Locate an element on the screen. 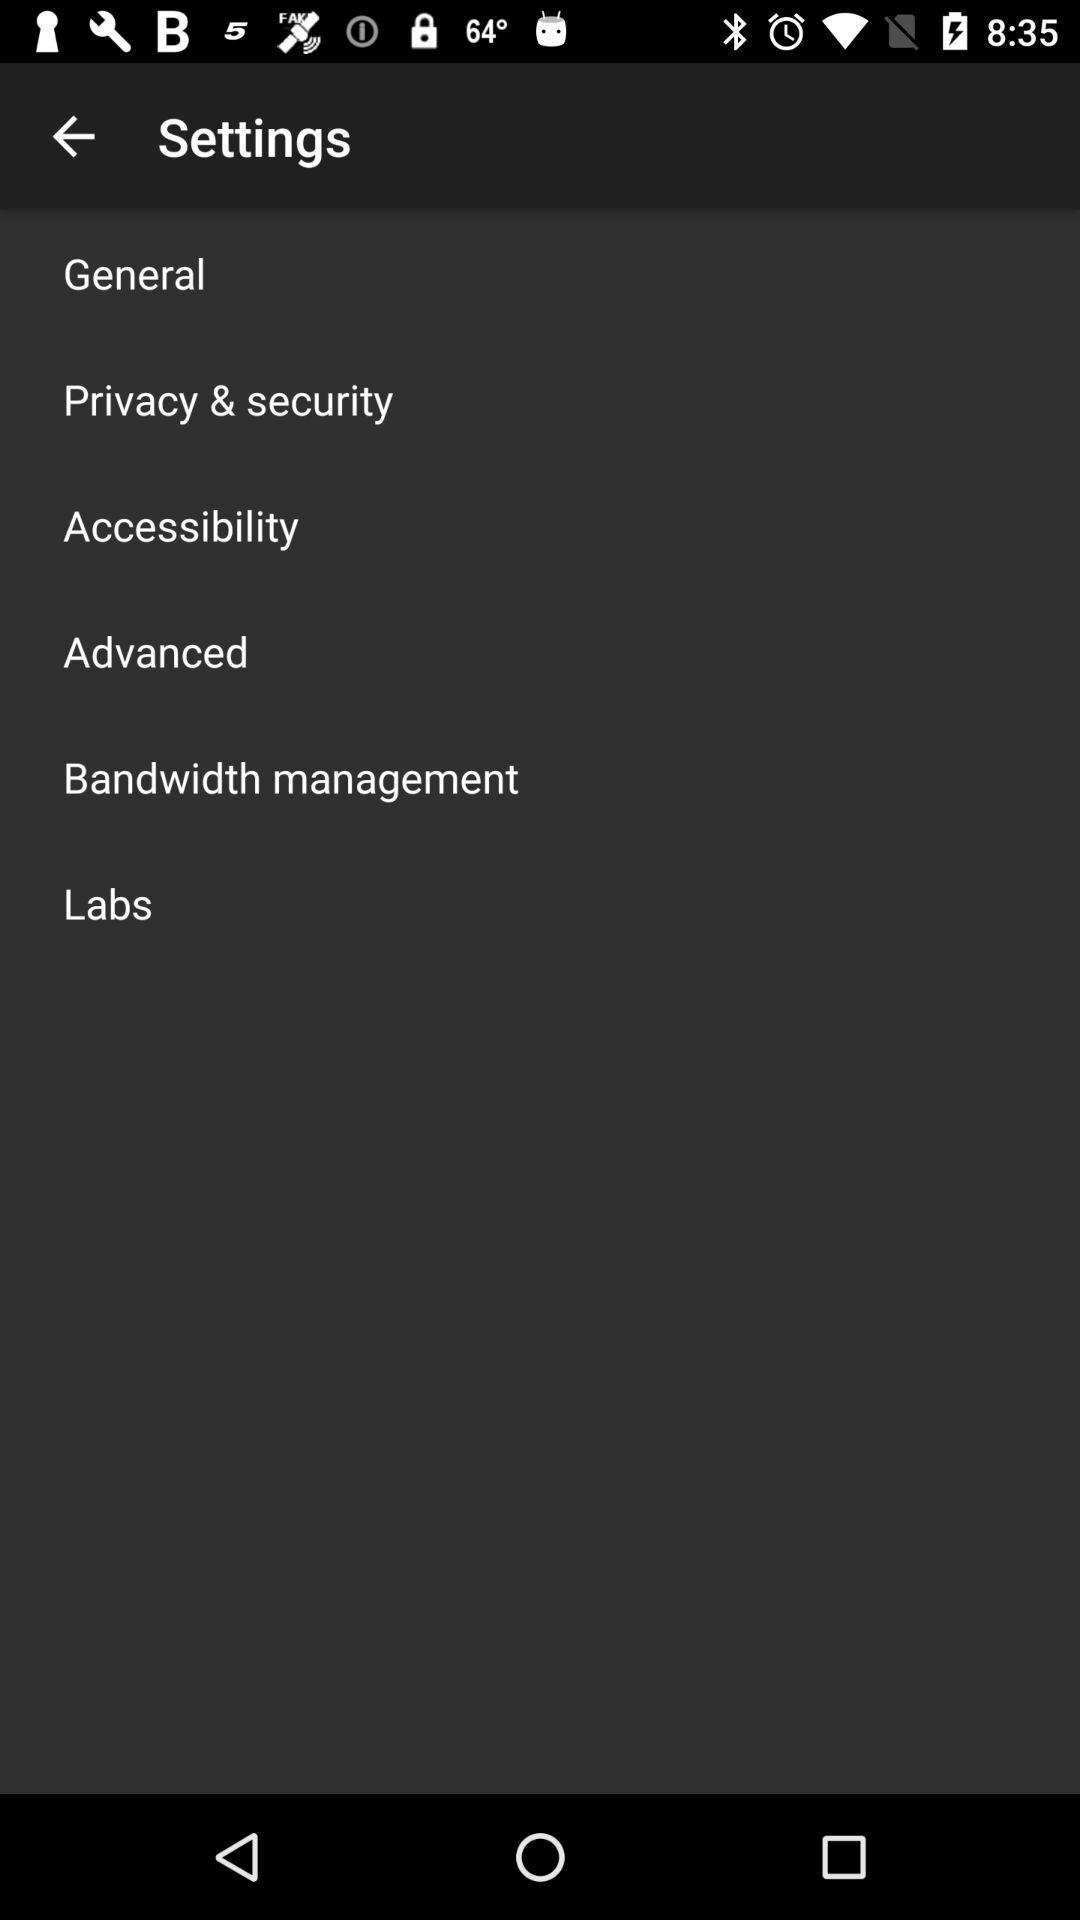 The height and width of the screenshot is (1920, 1080). the icon above advanced icon is located at coordinates (181, 524).